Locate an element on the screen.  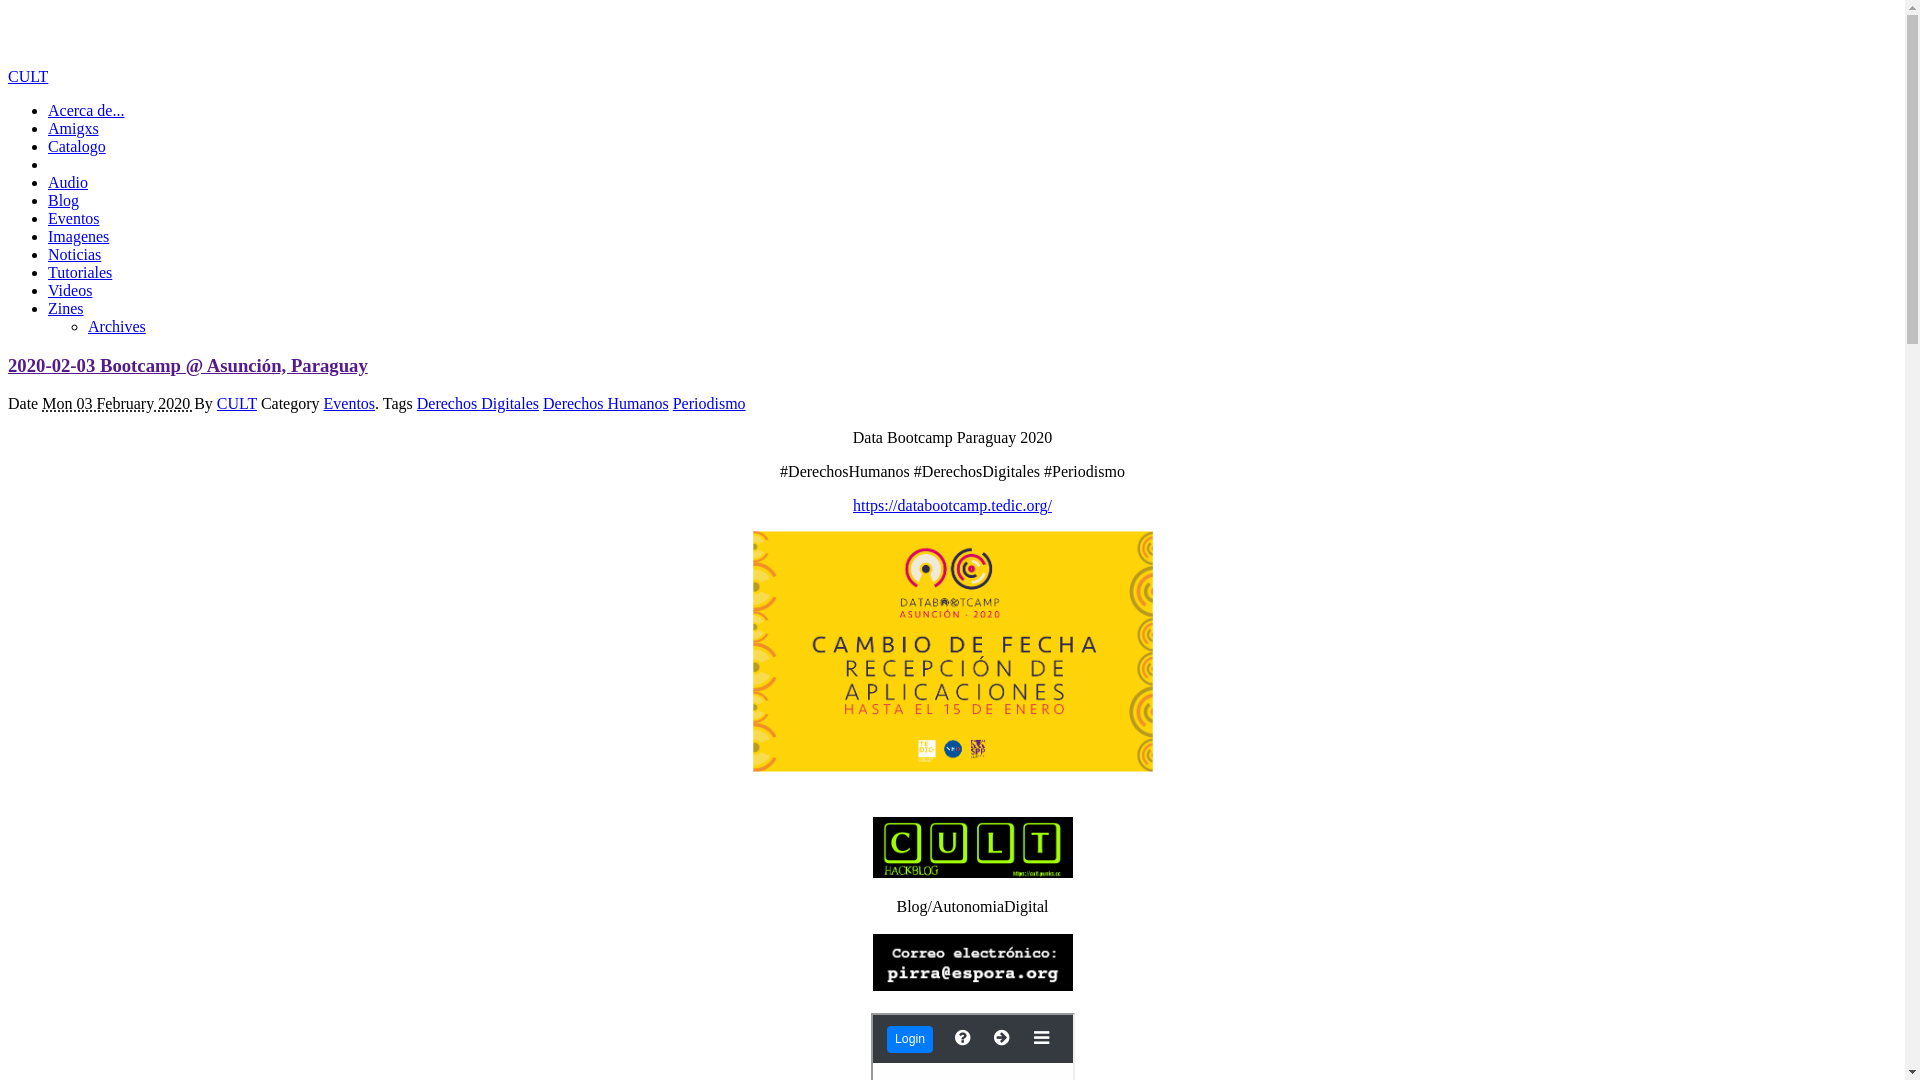
'Acerca de...' is located at coordinates (85, 110).